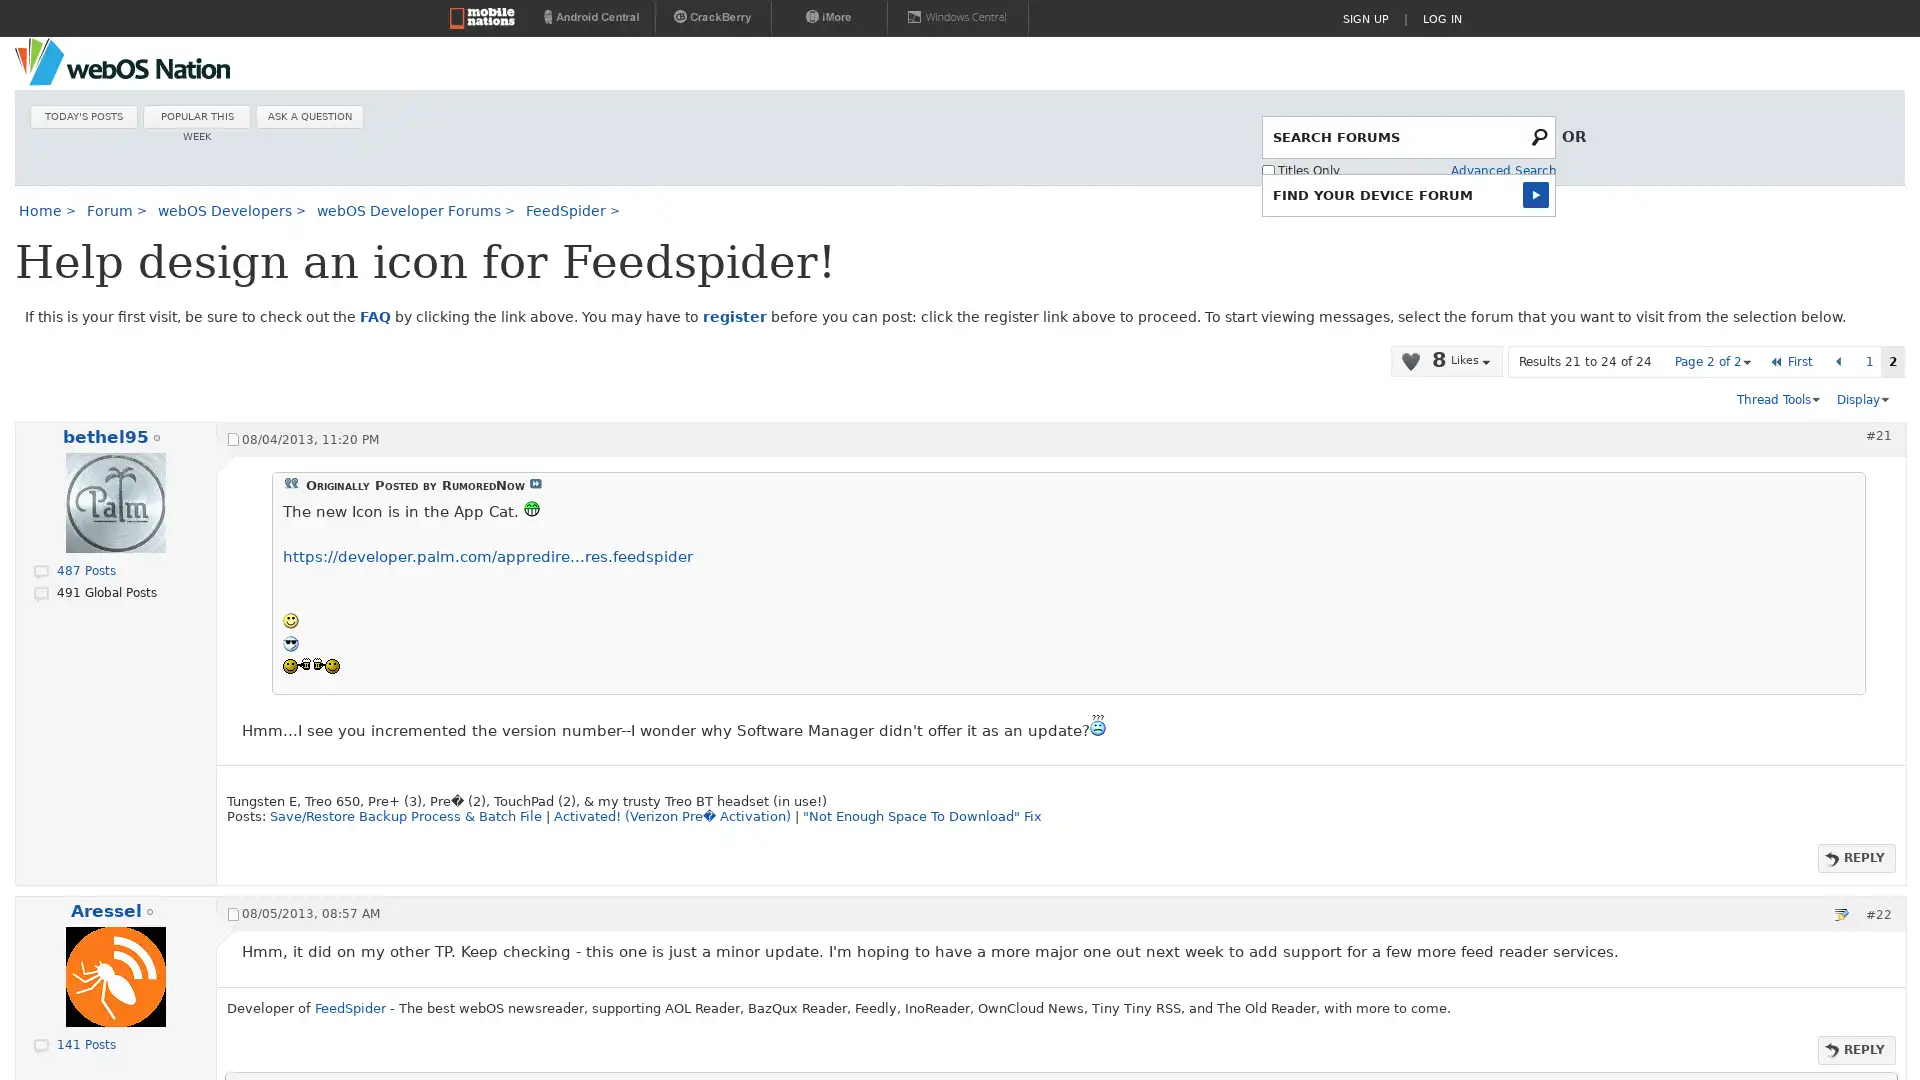 Image resolution: width=1920 pixels, height=1080 pixels. Describe the element at coordinates (1540, 135) in the screenshot. I see `Submit` at that location.